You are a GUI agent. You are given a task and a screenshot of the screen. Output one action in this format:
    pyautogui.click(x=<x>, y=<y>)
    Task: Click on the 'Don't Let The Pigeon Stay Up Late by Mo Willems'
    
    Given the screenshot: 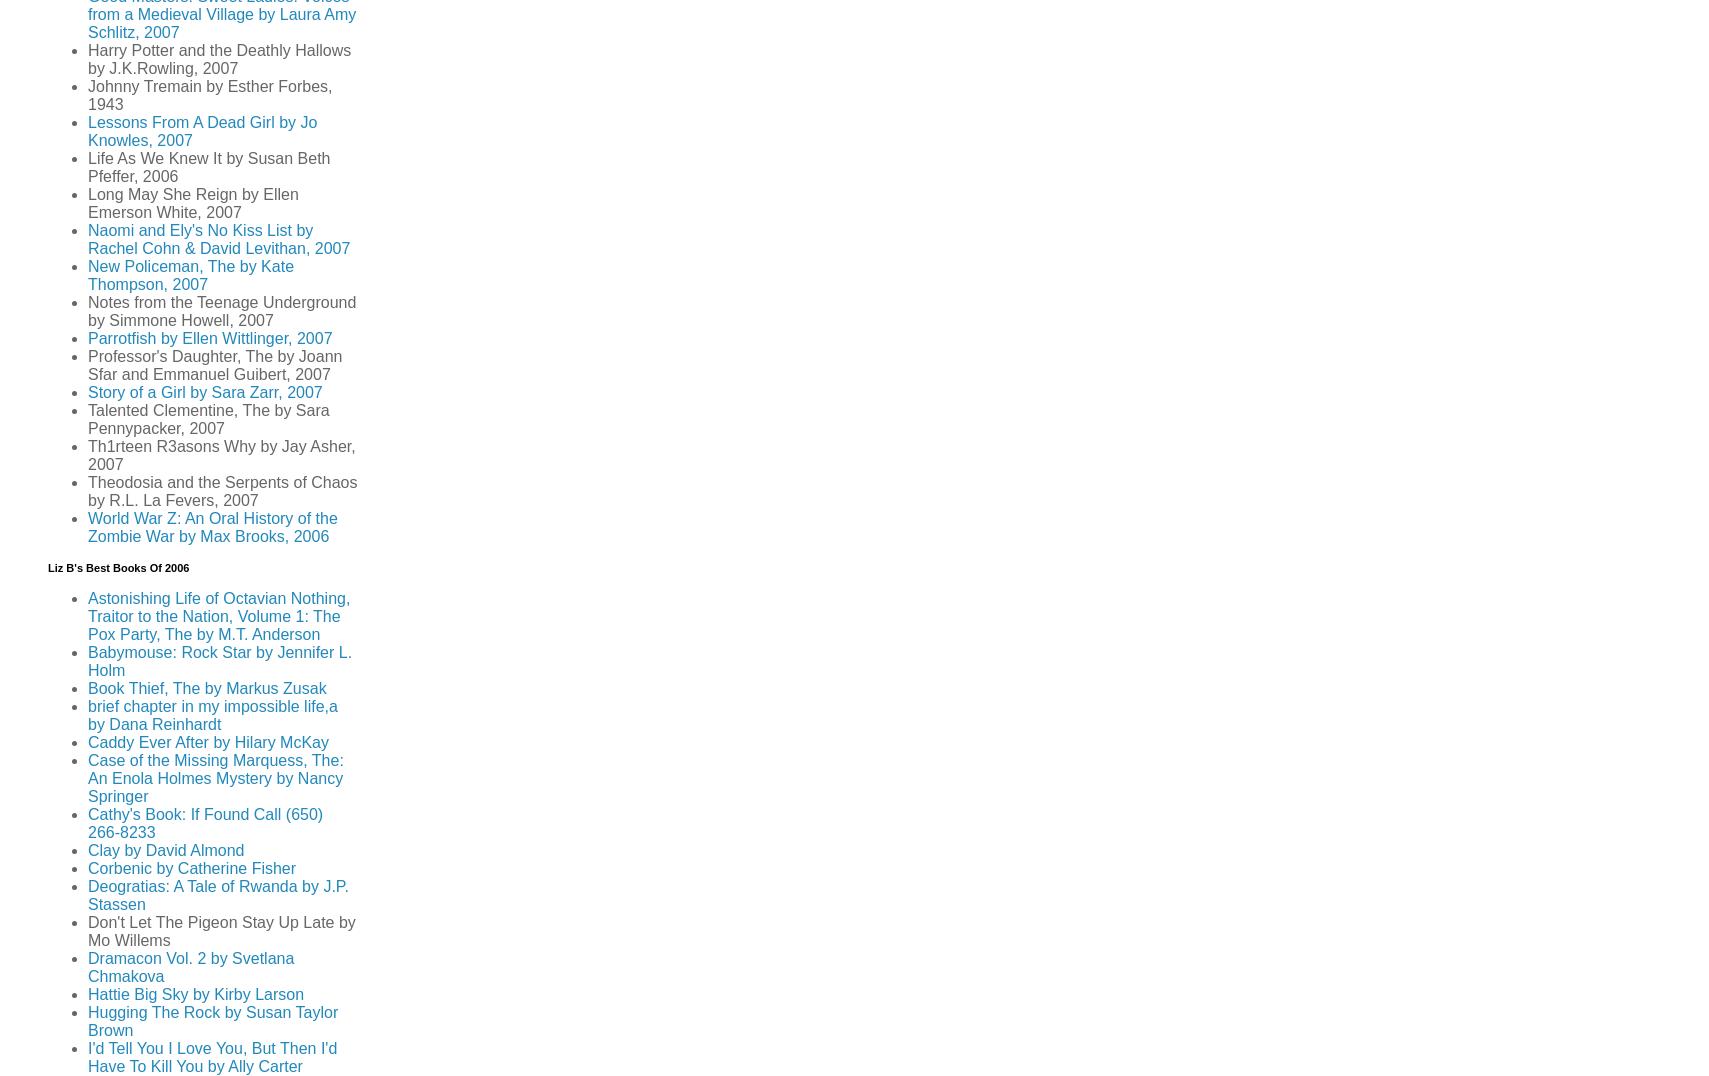 What is the action you would take?
    pyautogui.click(x=220, y=930)
    